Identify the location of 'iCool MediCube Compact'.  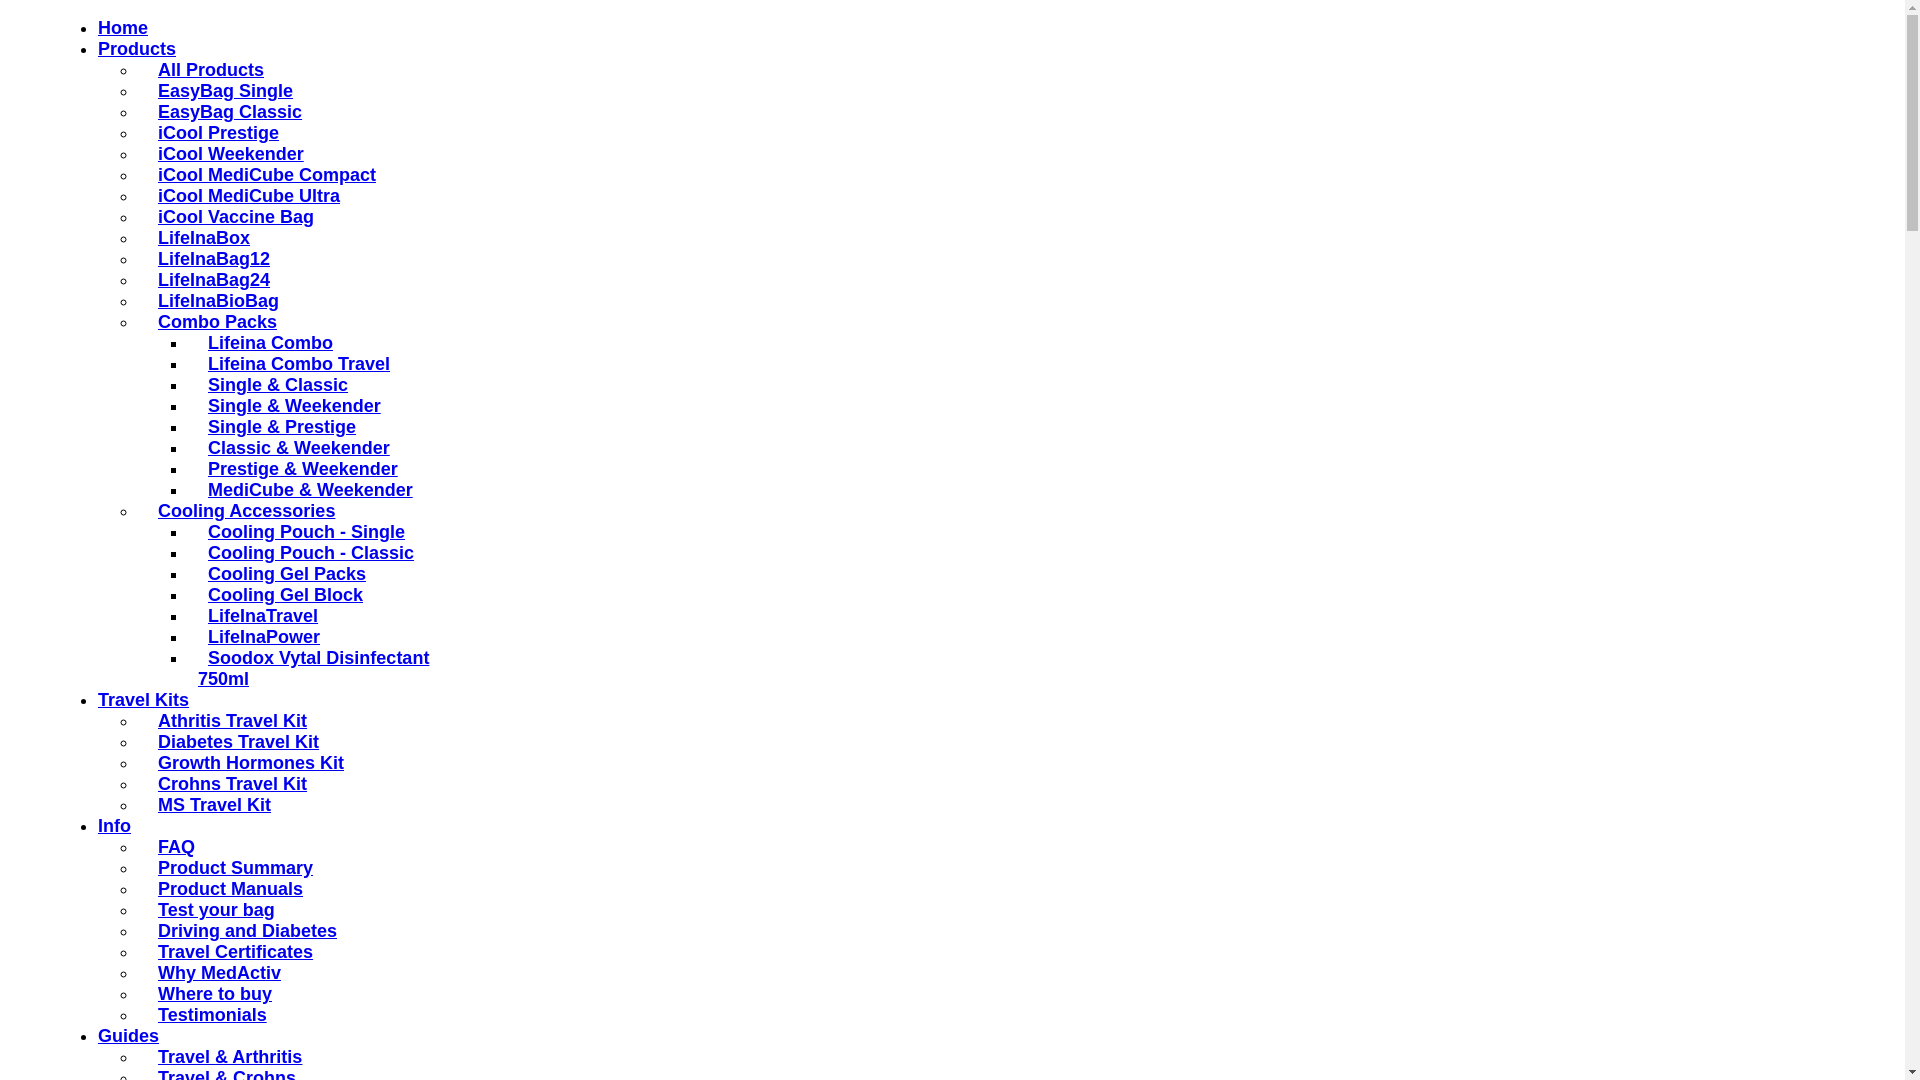
(261, 173).